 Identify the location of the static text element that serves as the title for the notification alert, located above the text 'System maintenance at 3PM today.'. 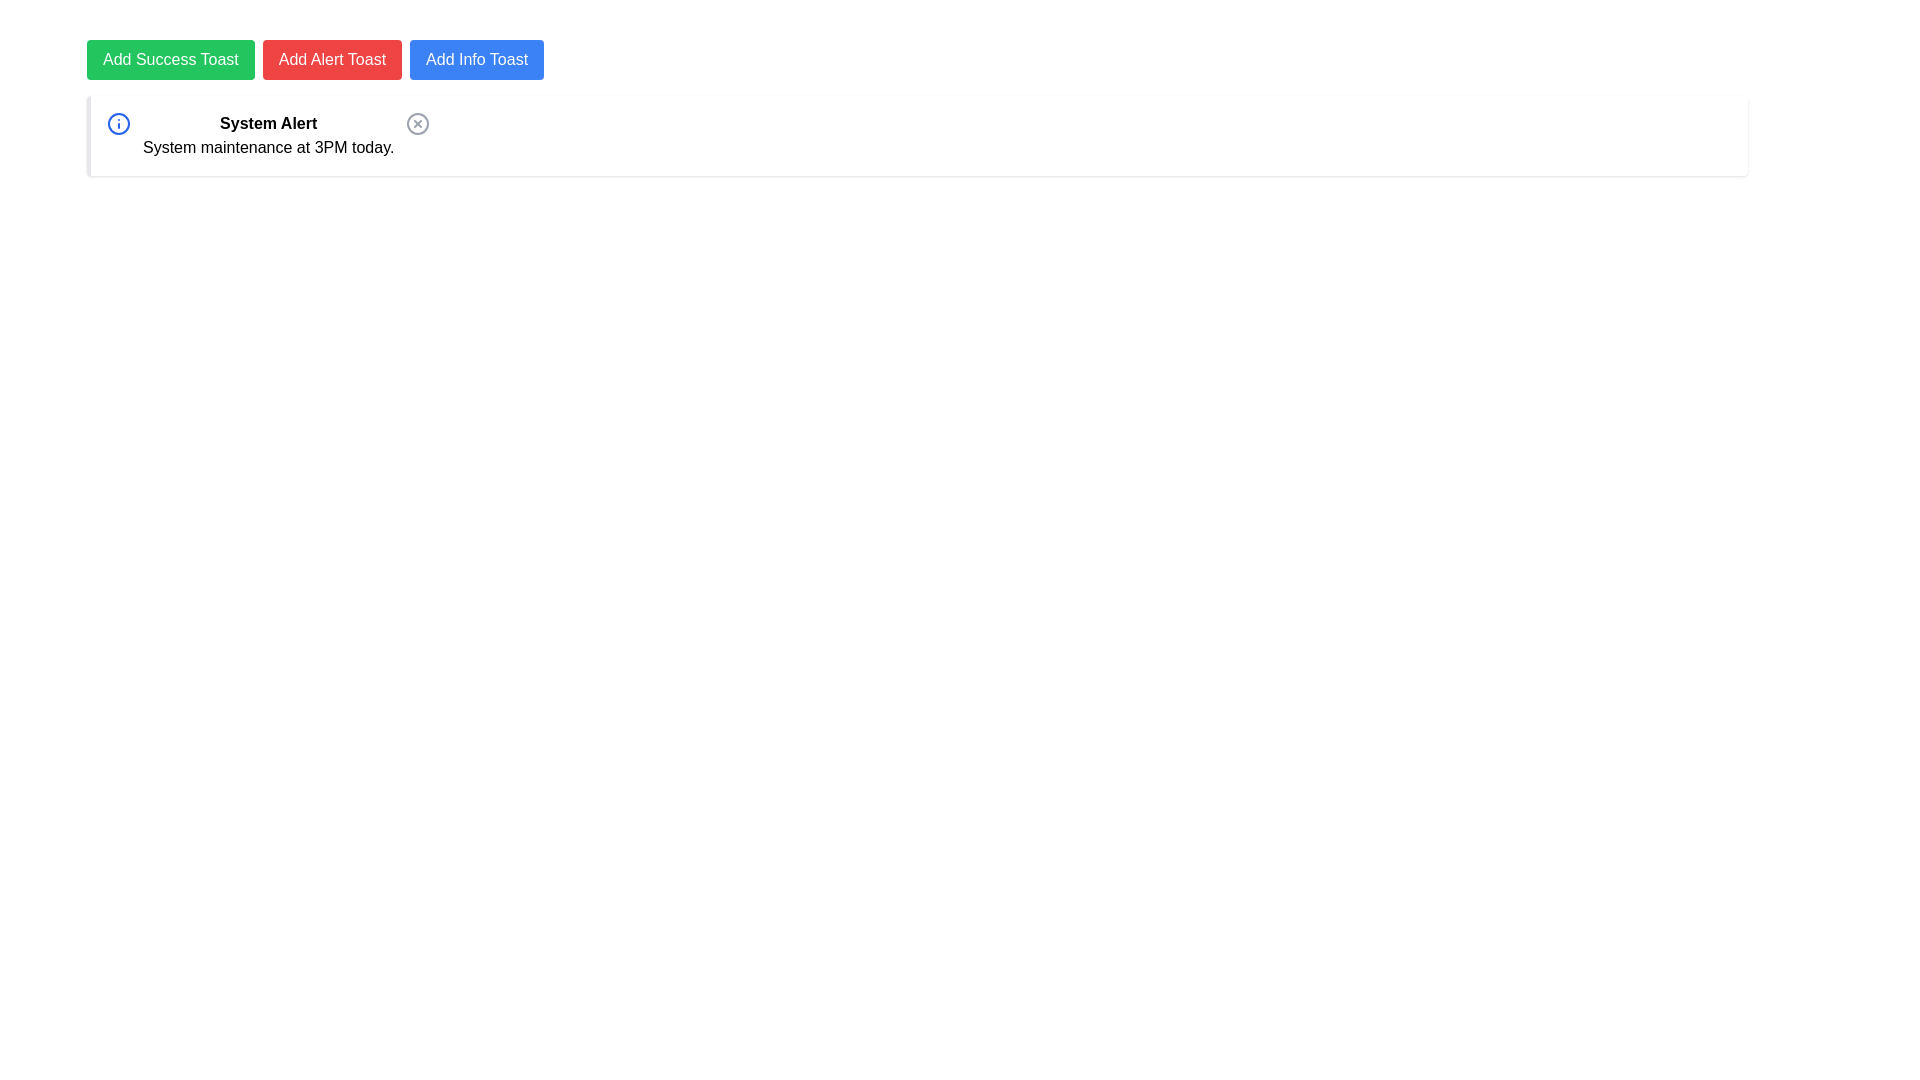
(267, 123).